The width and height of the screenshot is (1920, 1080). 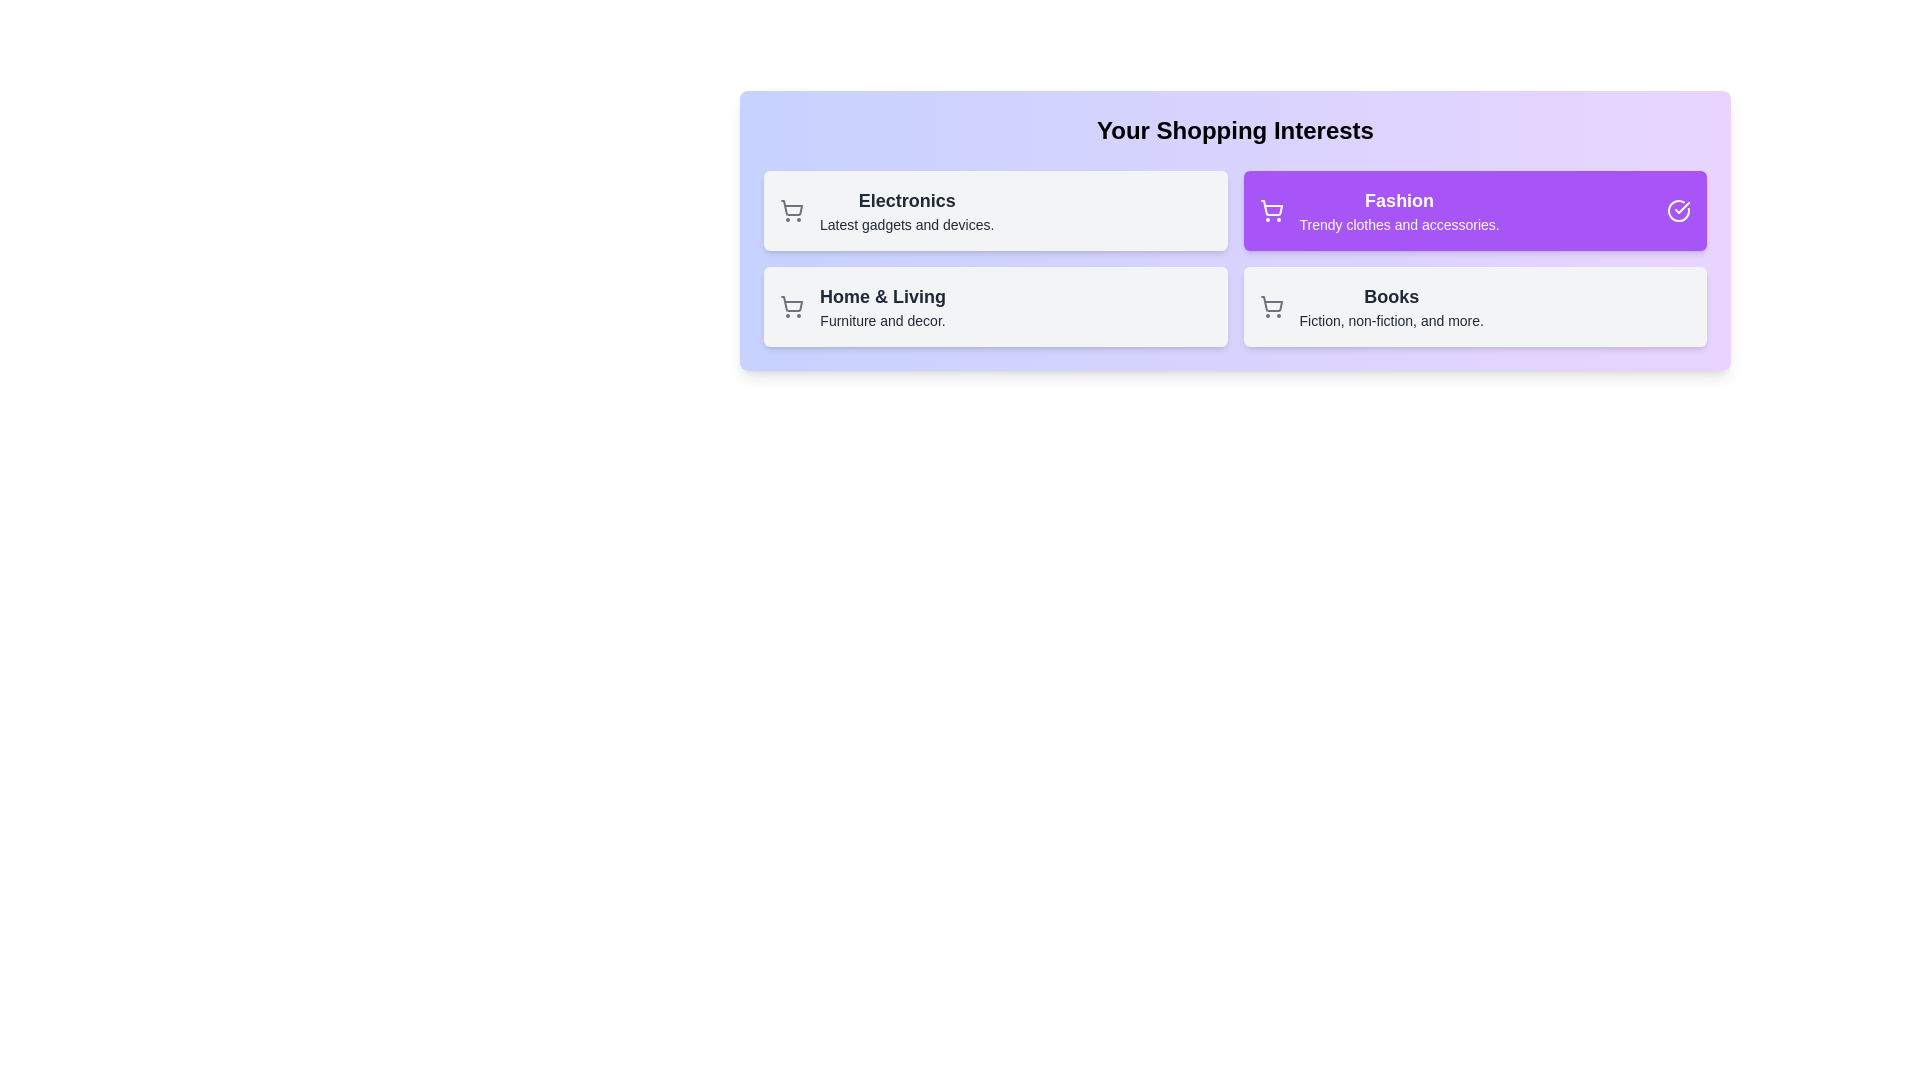 I want to click on the icon for the category Books to toggle its state, so click(x=1270, y=307).